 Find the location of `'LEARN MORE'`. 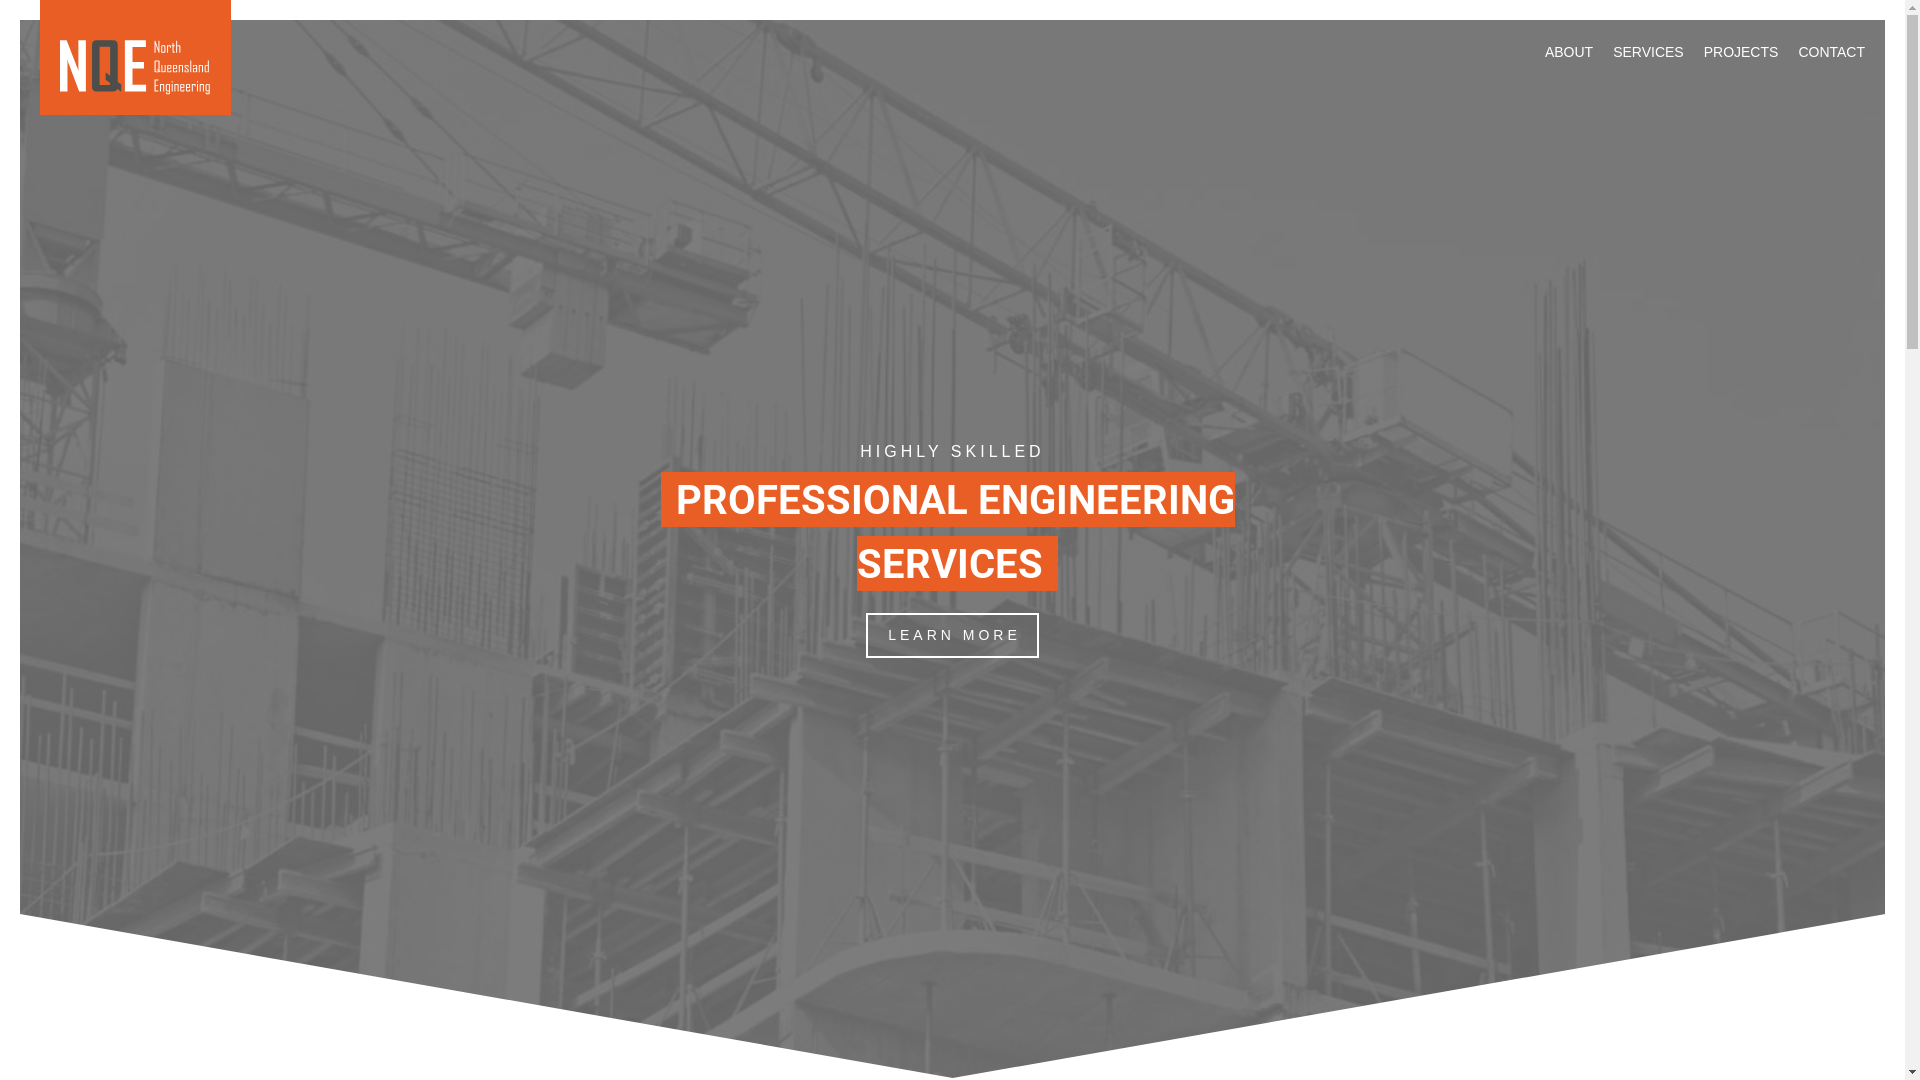

'LEARN MORE' is located at coordinates (865, 635).